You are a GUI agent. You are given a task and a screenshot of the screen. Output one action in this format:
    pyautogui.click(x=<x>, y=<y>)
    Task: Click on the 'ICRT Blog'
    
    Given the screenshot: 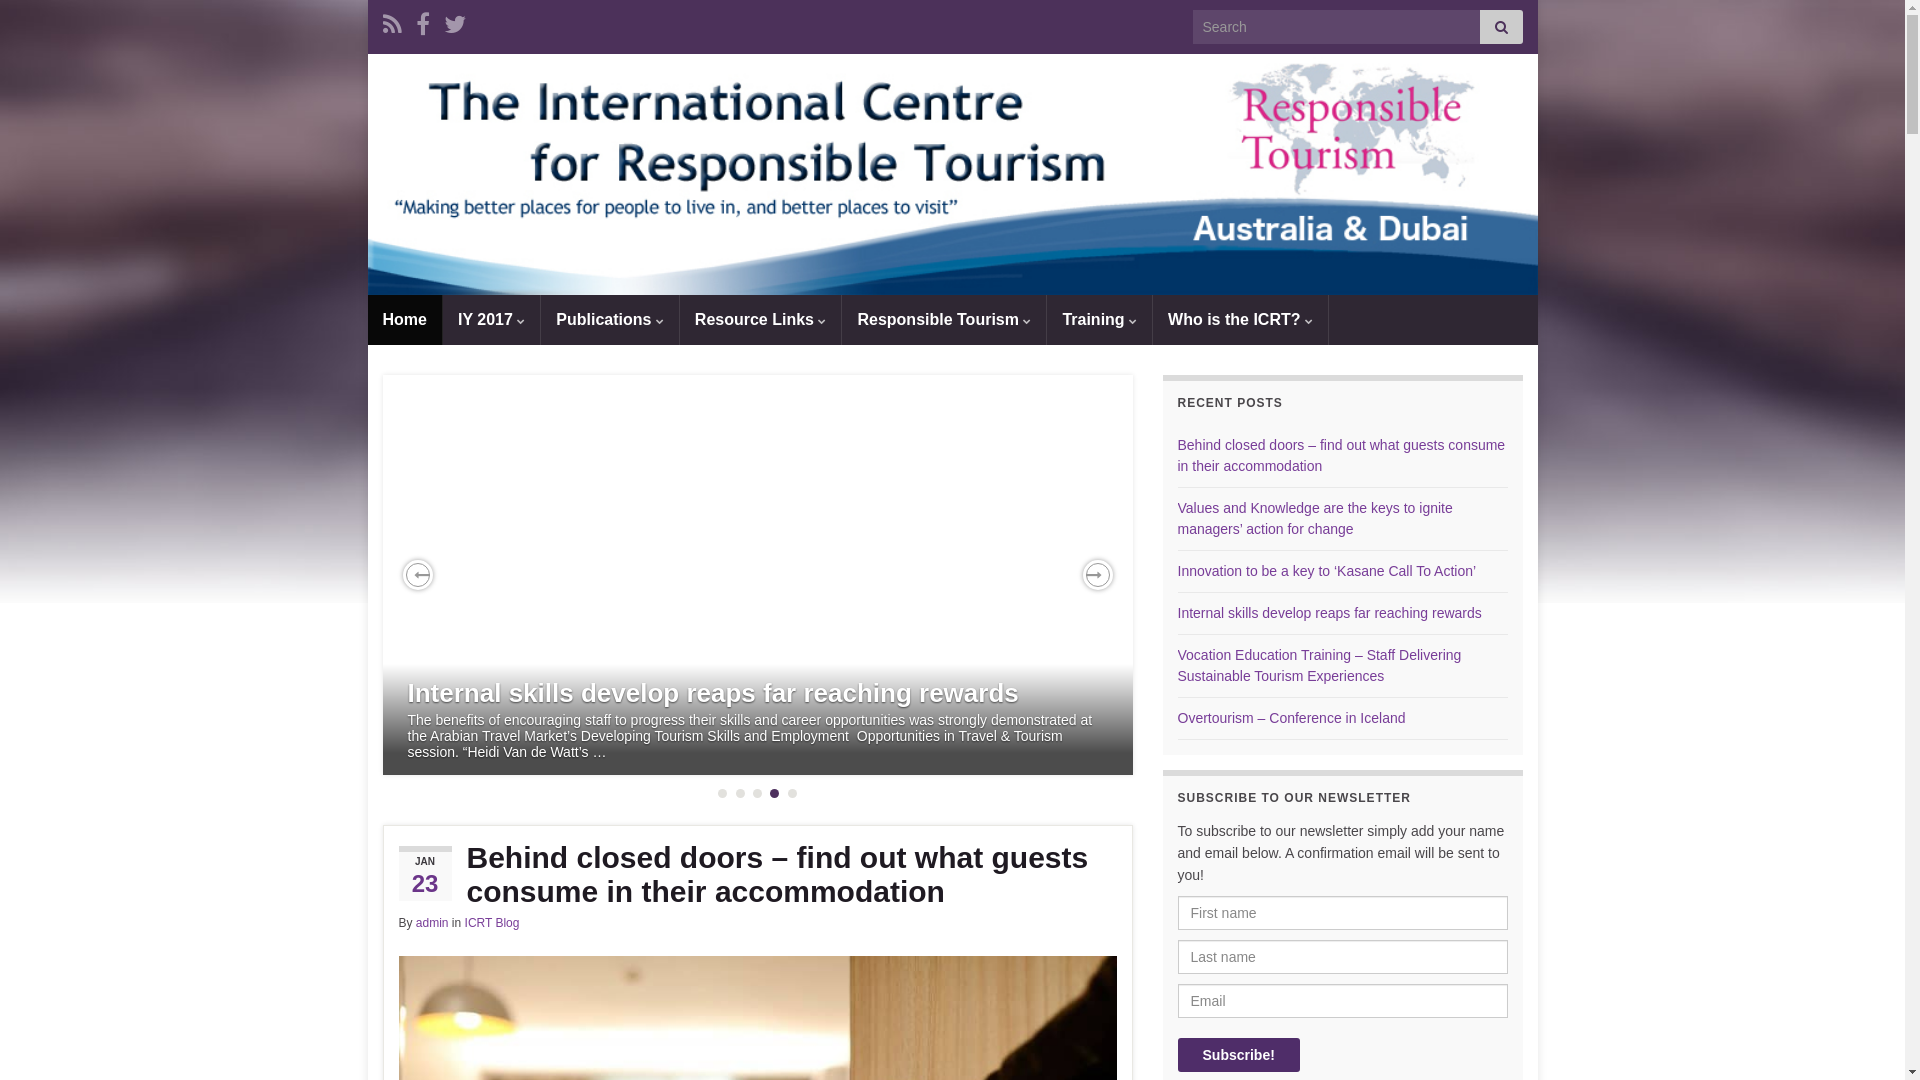 What is the action you would take?
    pyautogui.click(x=492, y=922)
    